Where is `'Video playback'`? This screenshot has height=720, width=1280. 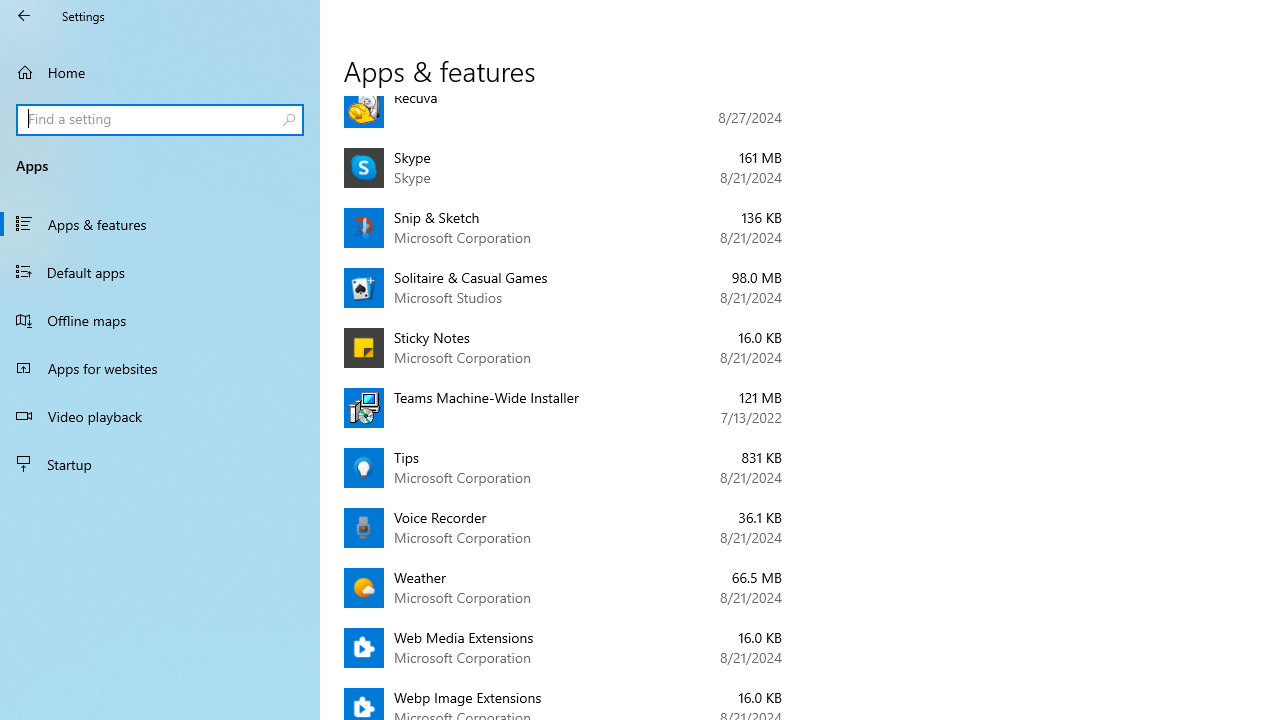
'Video playback' is located at coordinates (160, 414).